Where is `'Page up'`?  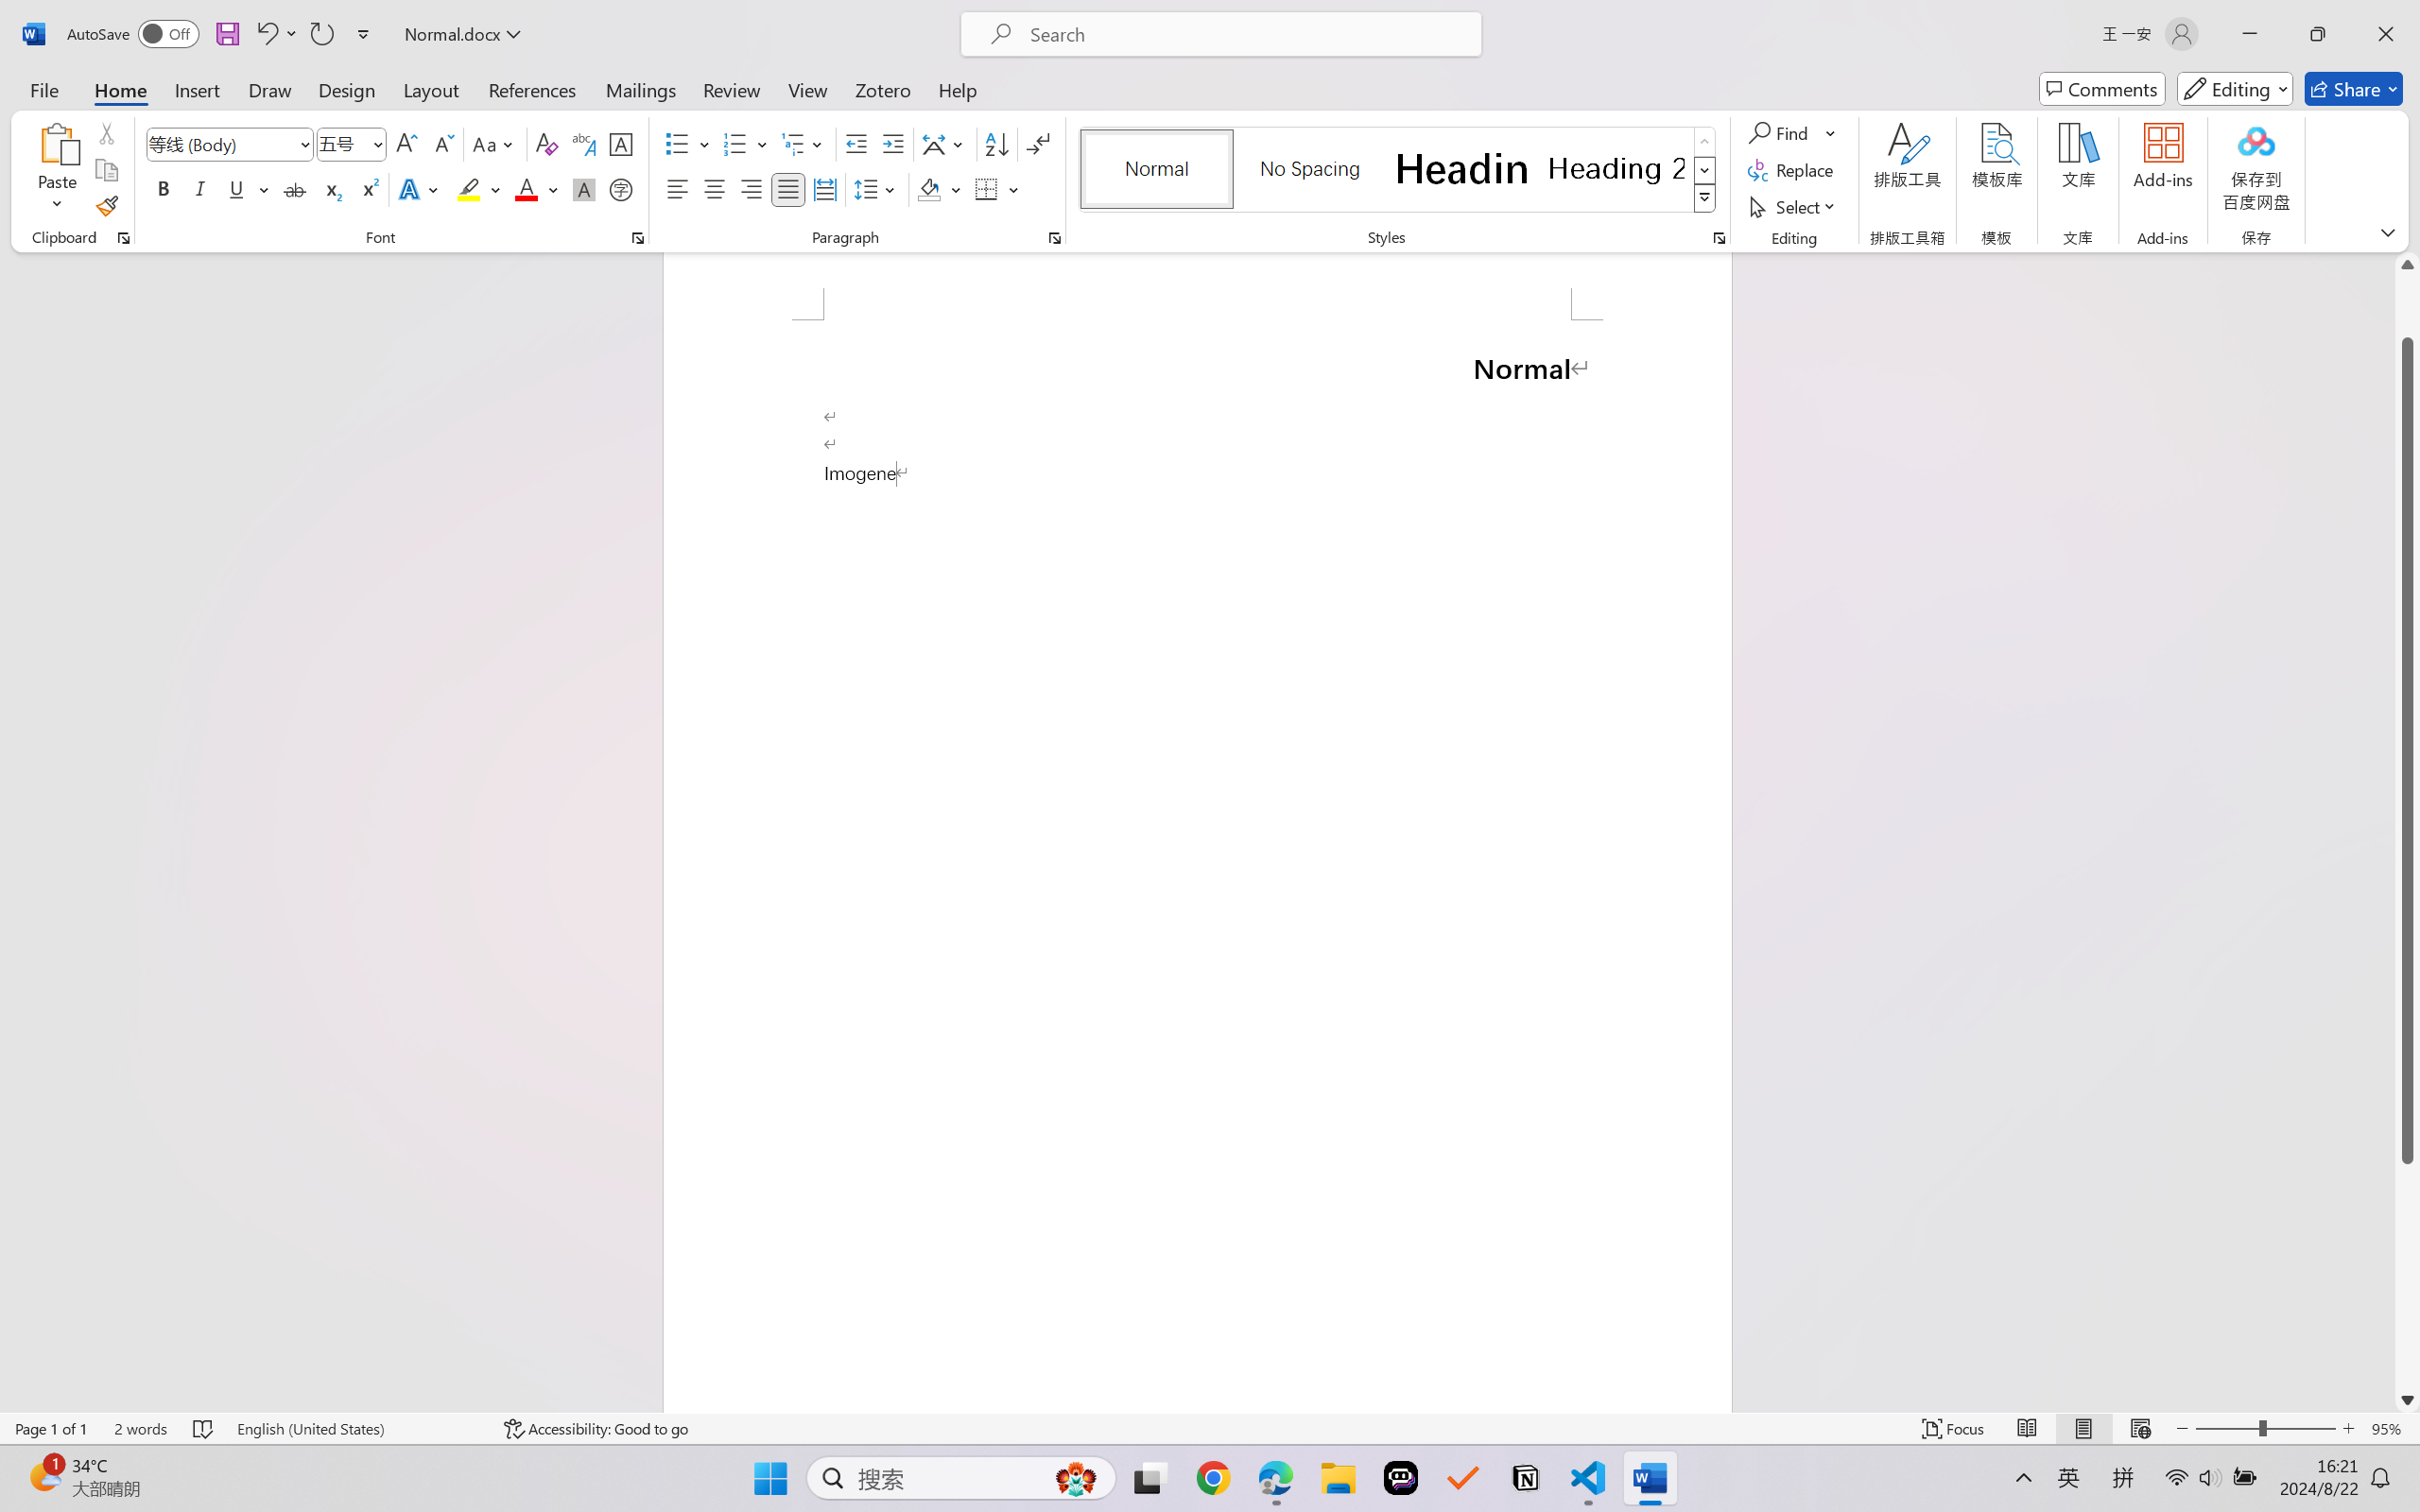 'Page up' is located at coordinates (2407, 305).